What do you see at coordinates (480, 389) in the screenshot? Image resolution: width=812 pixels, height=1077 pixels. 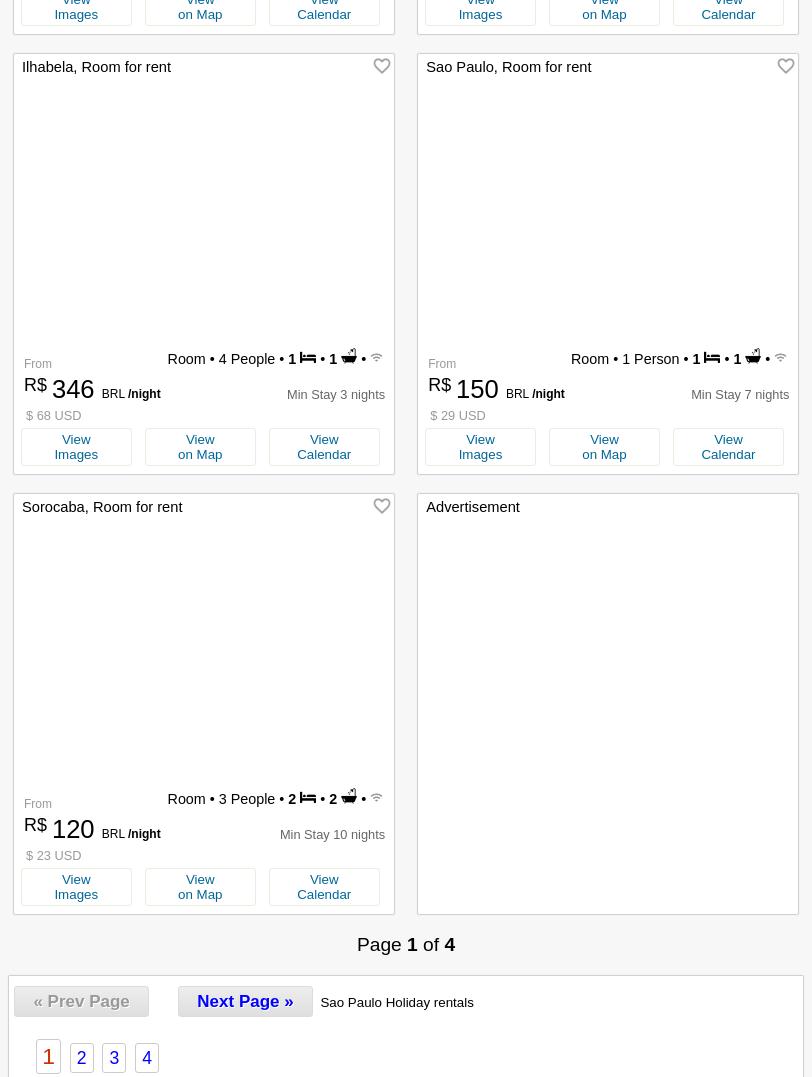 I see `'150'` at bounding box center [480, 389].